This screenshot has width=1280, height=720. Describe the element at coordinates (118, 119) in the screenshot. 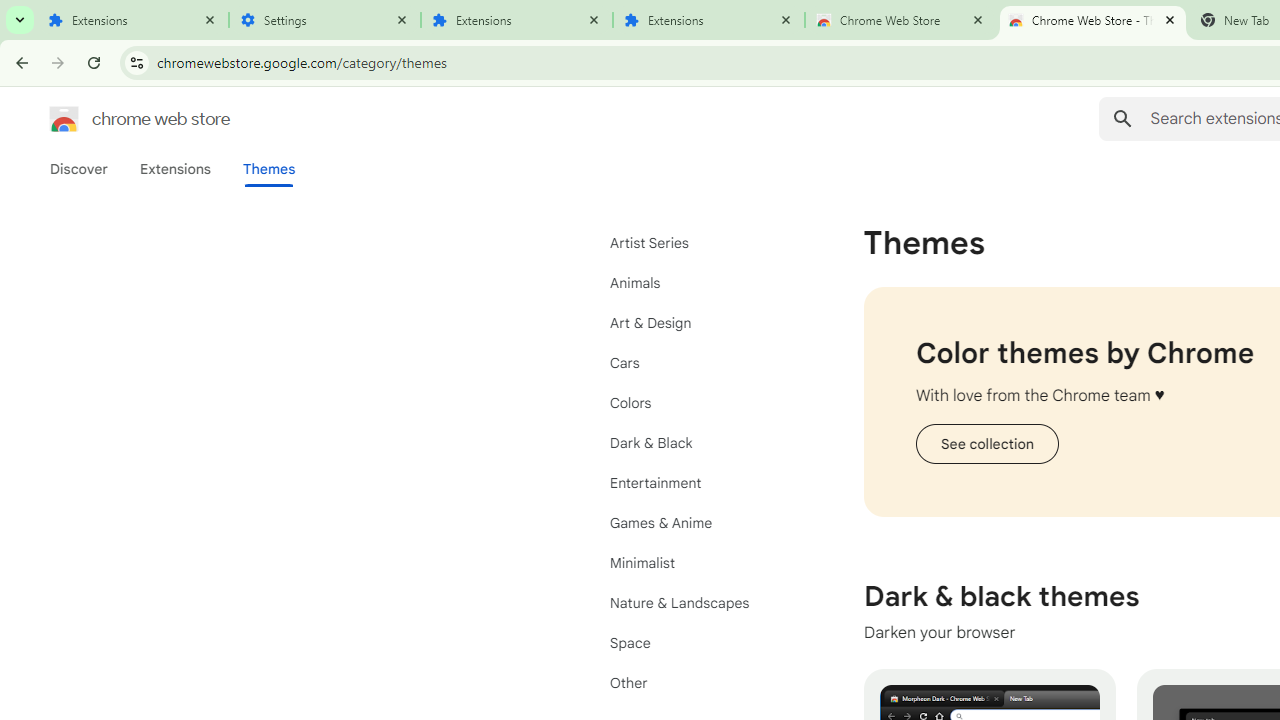

I see `'Chrome Web Store logo chrome web store'` at that location.